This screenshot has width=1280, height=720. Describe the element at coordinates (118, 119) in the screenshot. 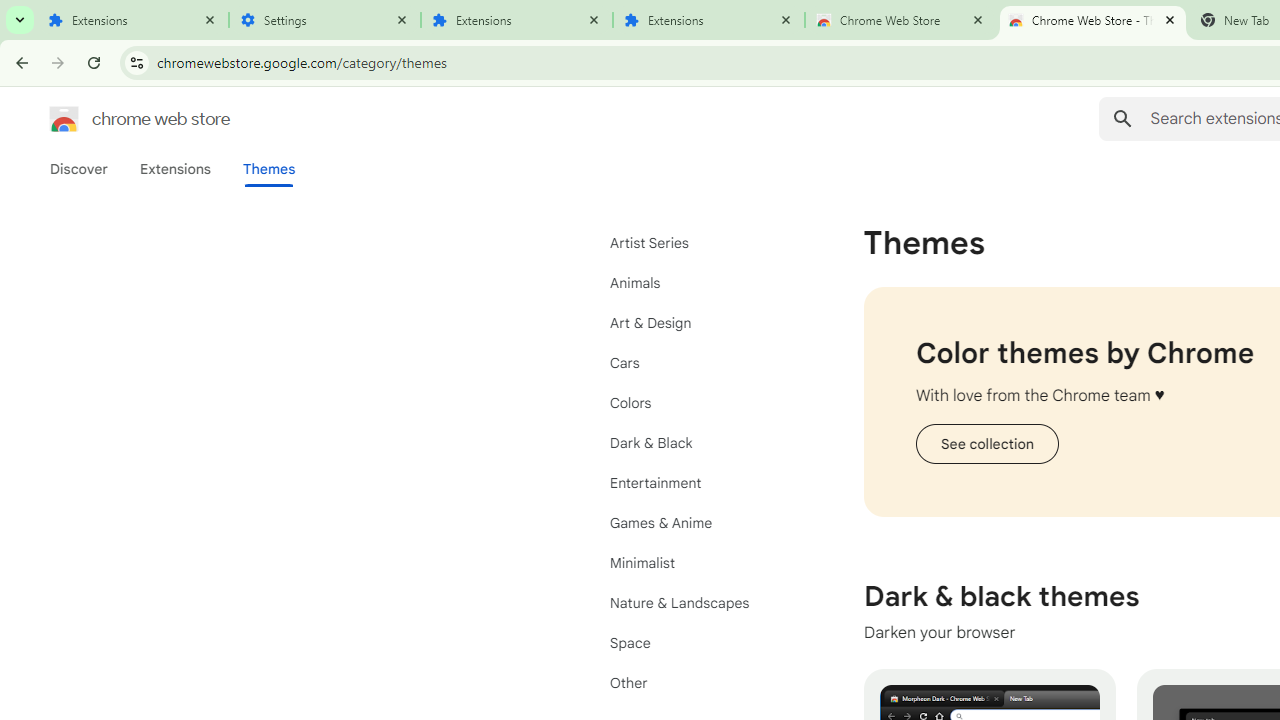

I see `'Chrome Web Store logo chrome web store'` at that location.